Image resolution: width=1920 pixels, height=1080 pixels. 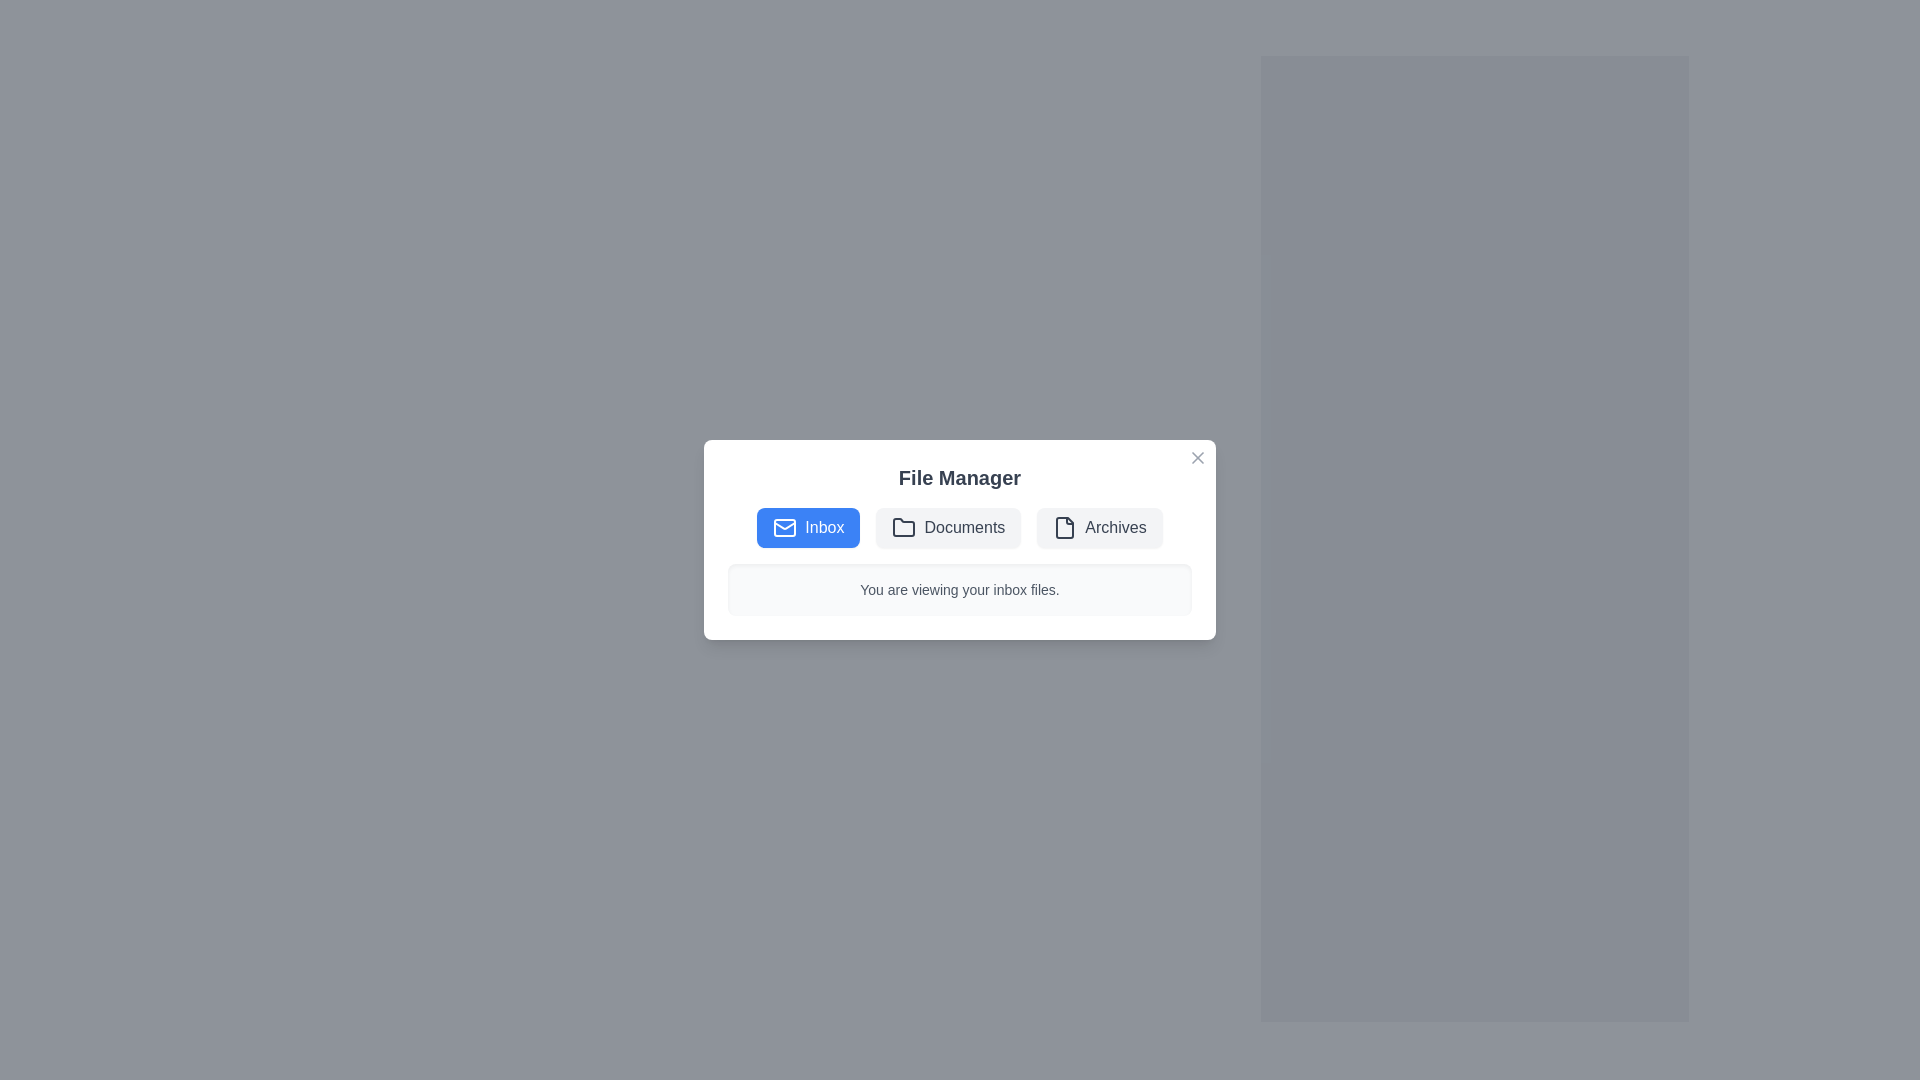 I want to click on the 'Documents' text label within the button, so click(x=964, y=527).